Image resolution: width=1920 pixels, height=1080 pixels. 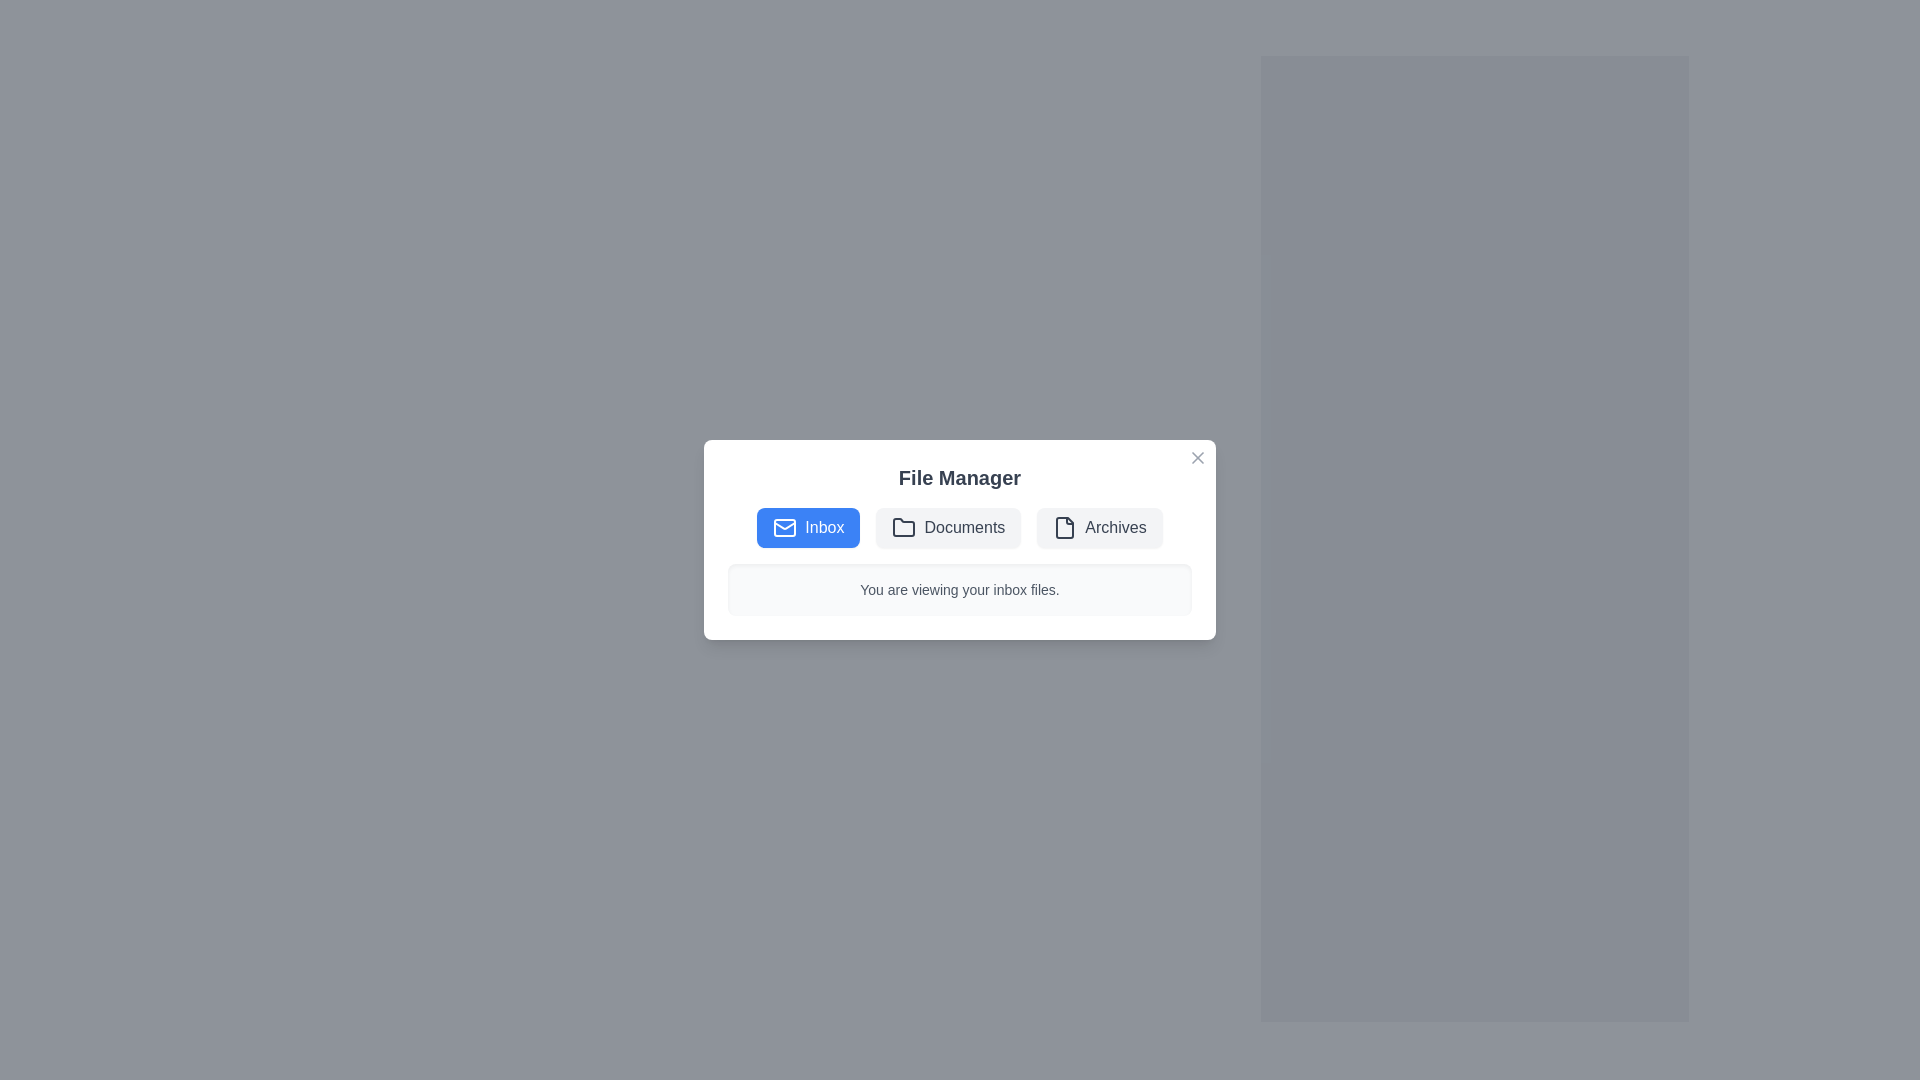 I want to click on the 'Documents' text label within the button, so click(x=964, y=527).